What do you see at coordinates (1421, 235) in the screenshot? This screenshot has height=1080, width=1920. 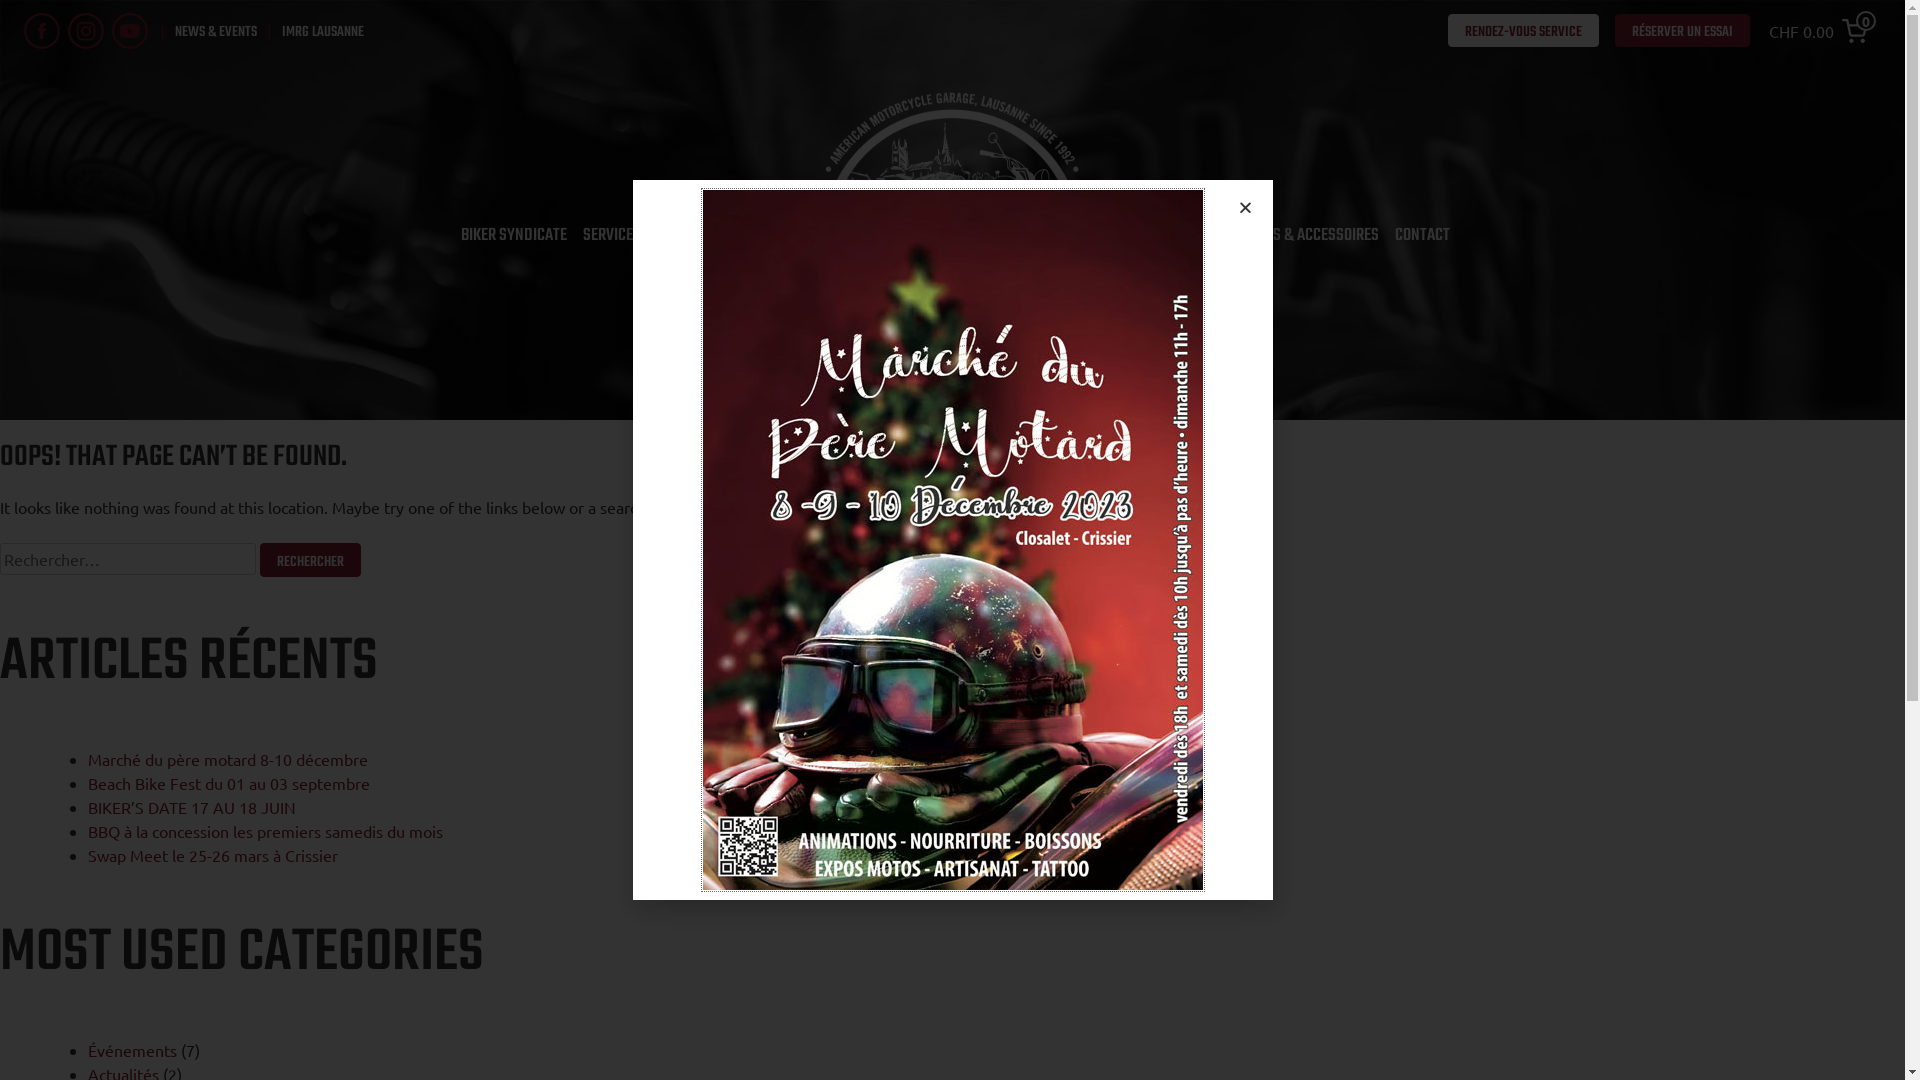 I see `'CONTACT'` at bounding box center [1421, 235].